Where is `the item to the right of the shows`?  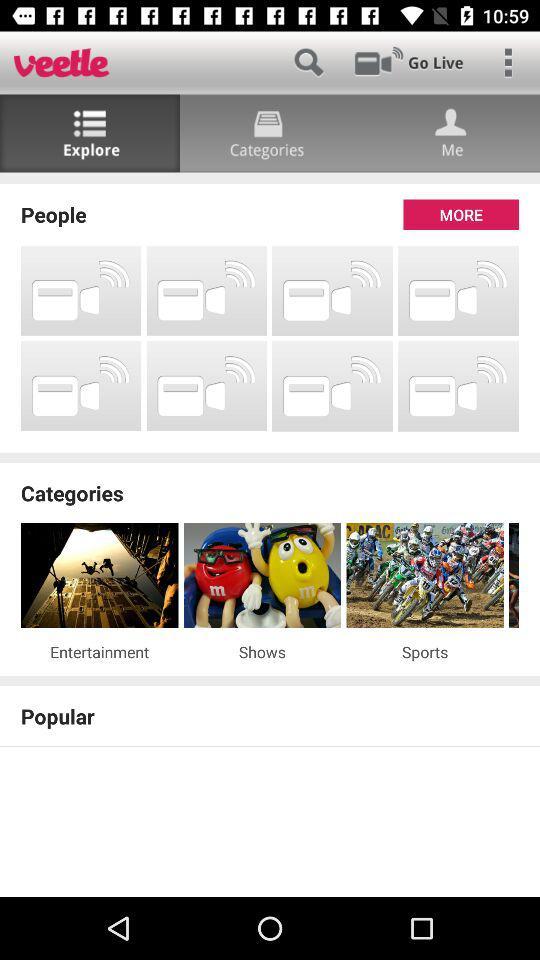 the item to the right of the shows is located at coordinates (424, 650).